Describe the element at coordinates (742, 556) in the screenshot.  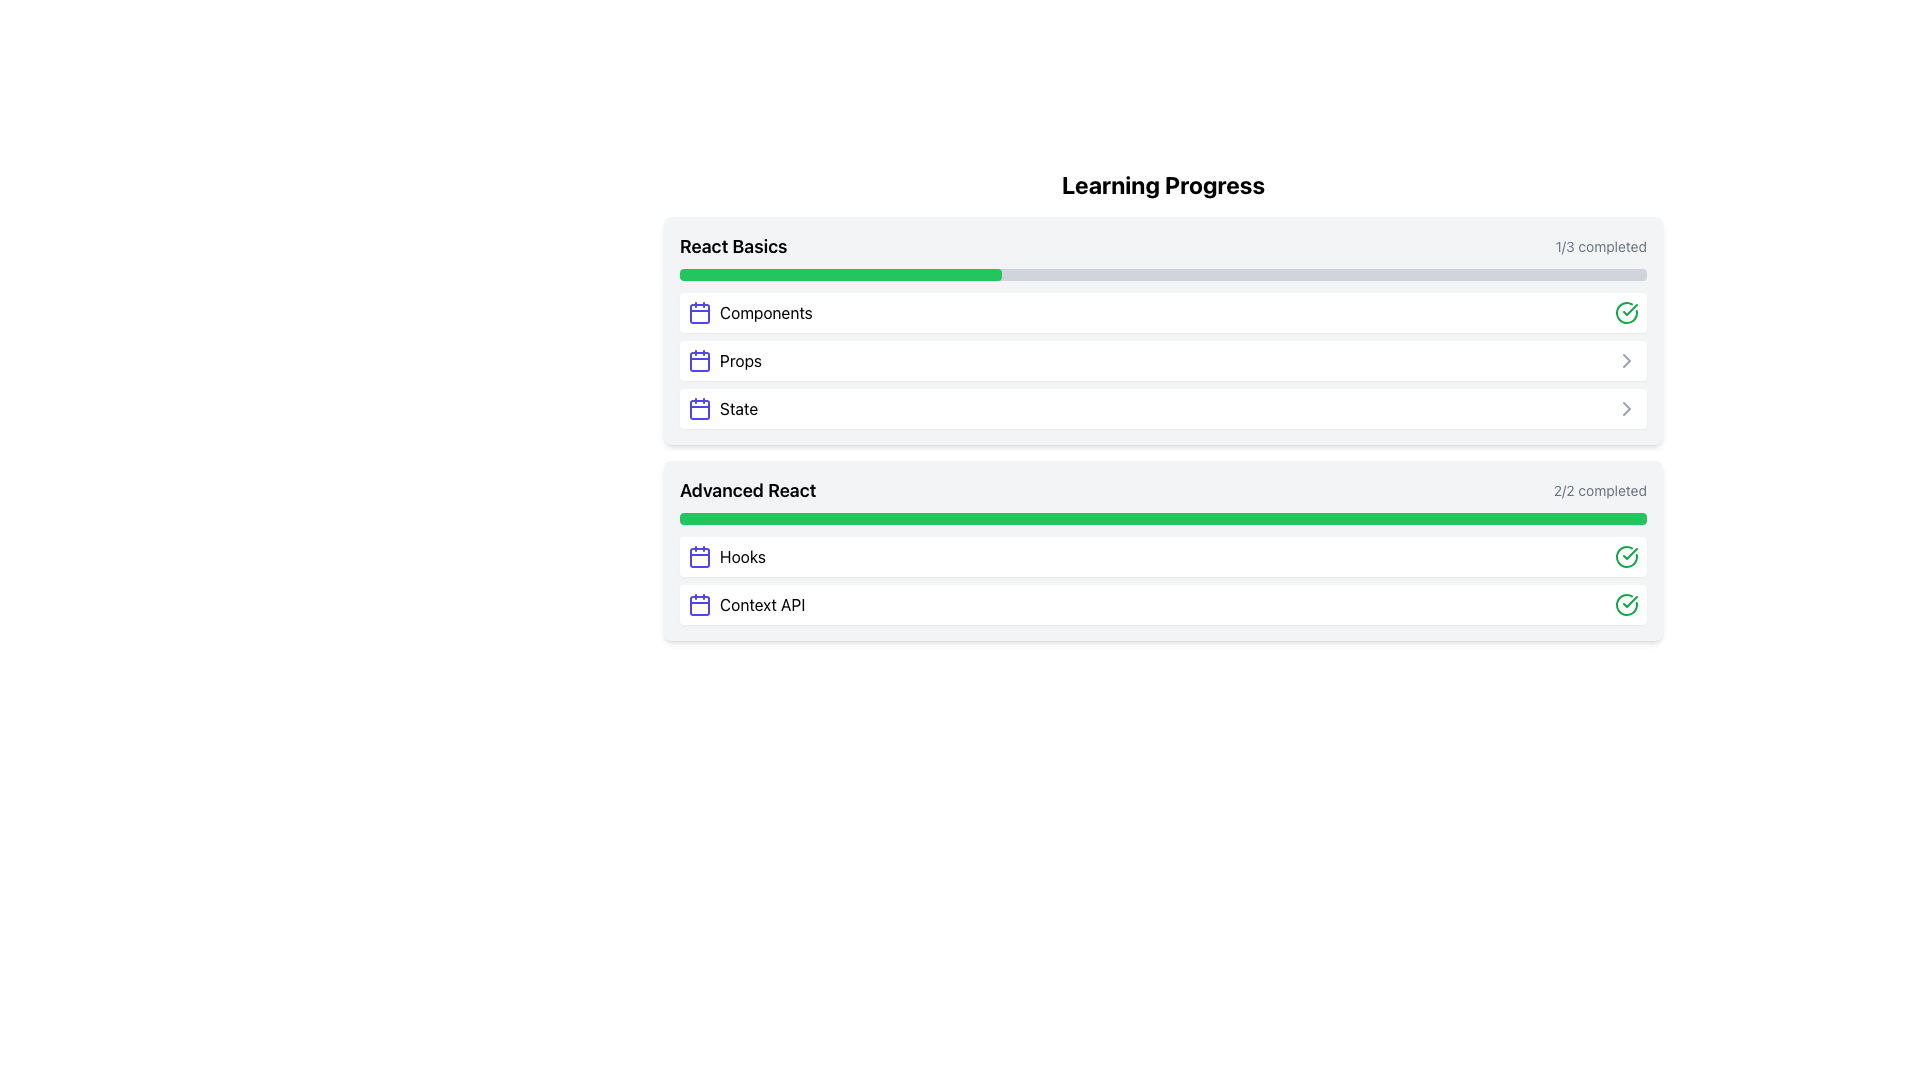
I see `the text label 'Hooks', which is styled in black and positioned next to a blue calendar icon under the 'Advanced React' section` at that location.